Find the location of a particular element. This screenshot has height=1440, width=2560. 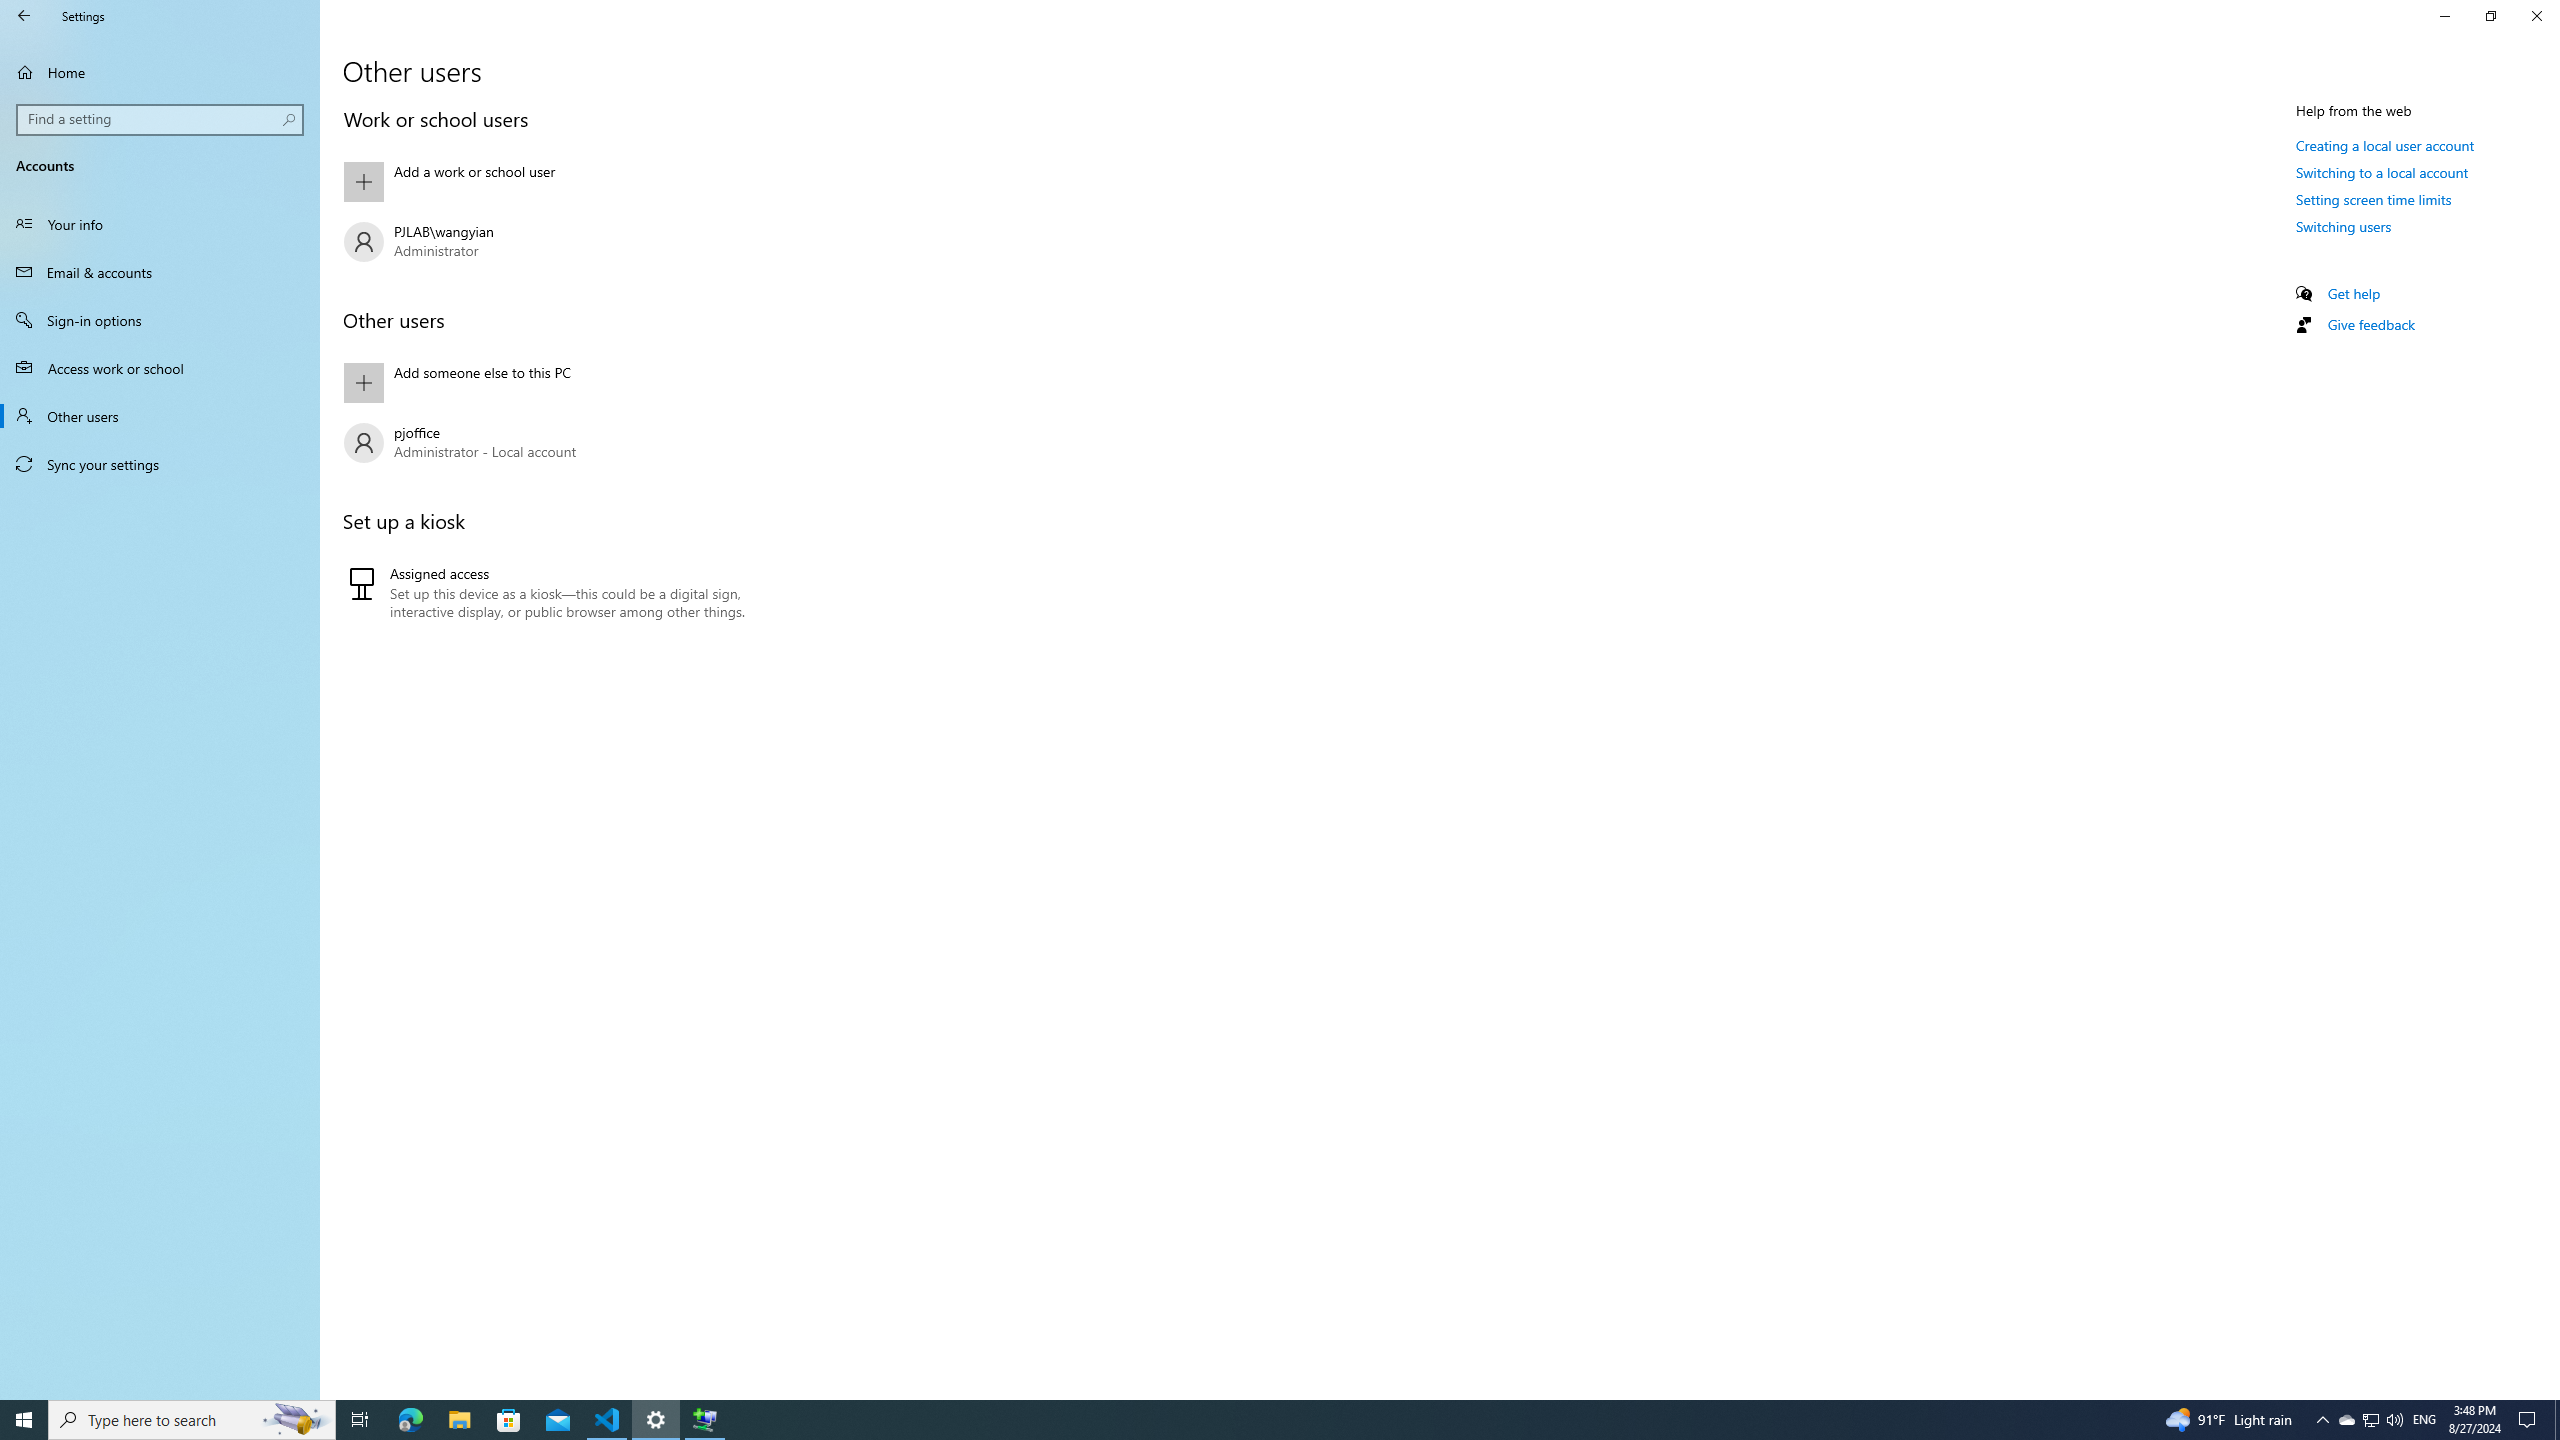

'Start' is located at coordinates (24, 1418).